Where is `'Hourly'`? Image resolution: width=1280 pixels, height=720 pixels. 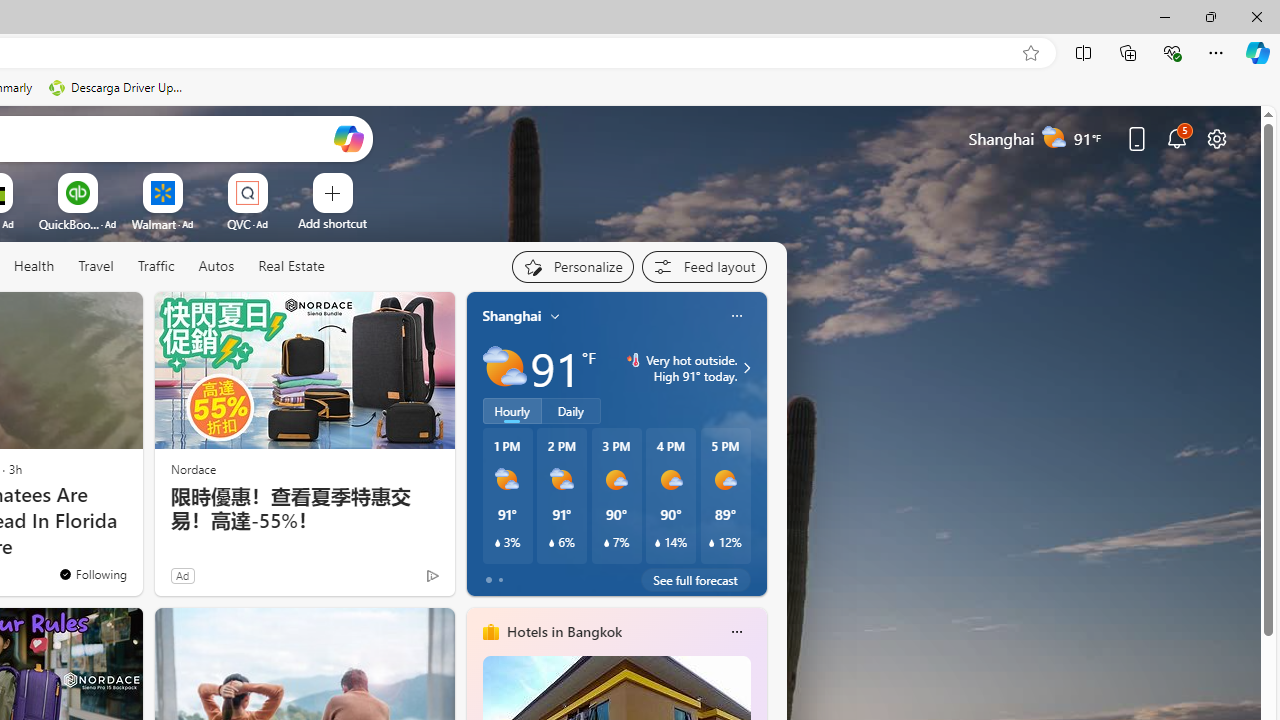 'Hourly' is located at coordinates (512, 410).